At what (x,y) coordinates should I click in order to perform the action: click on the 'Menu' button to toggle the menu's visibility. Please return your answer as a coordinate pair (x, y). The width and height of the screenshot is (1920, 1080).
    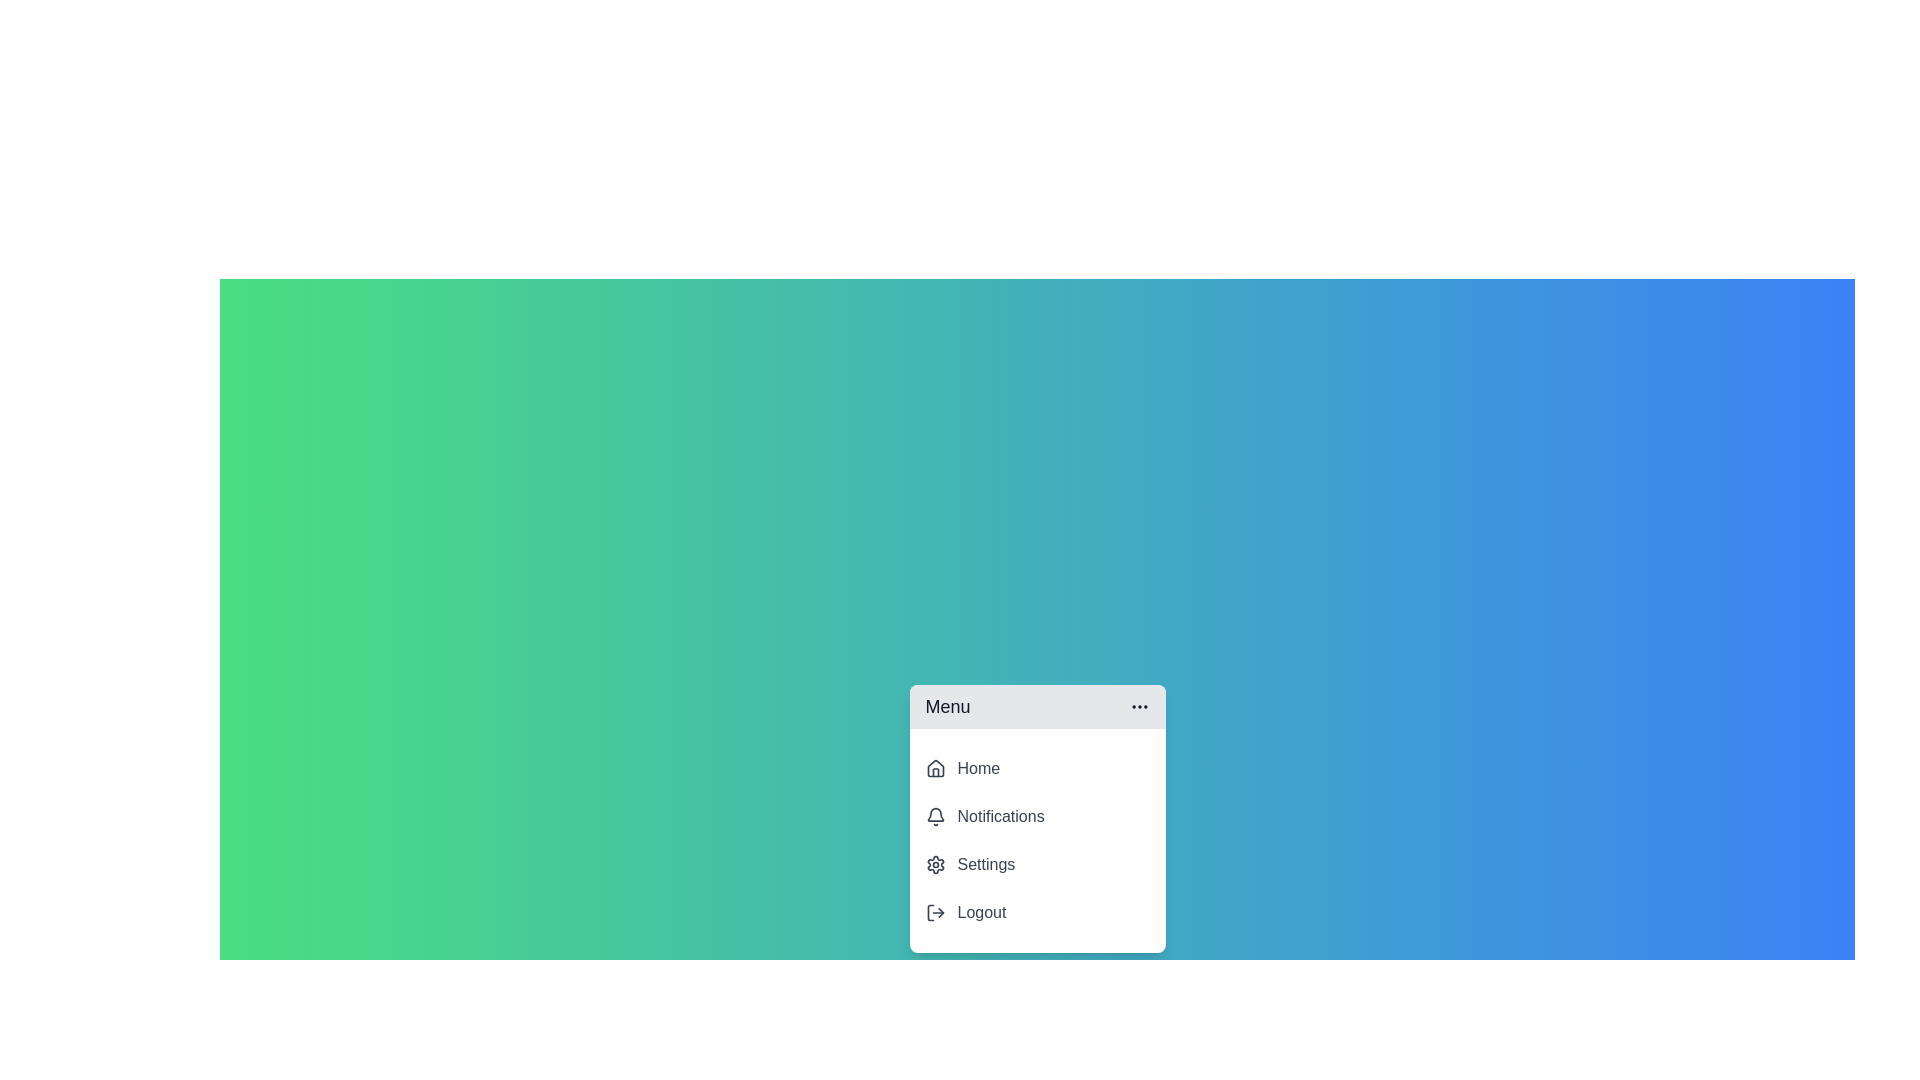
    Looking at the image, I should click on (1037, 705).